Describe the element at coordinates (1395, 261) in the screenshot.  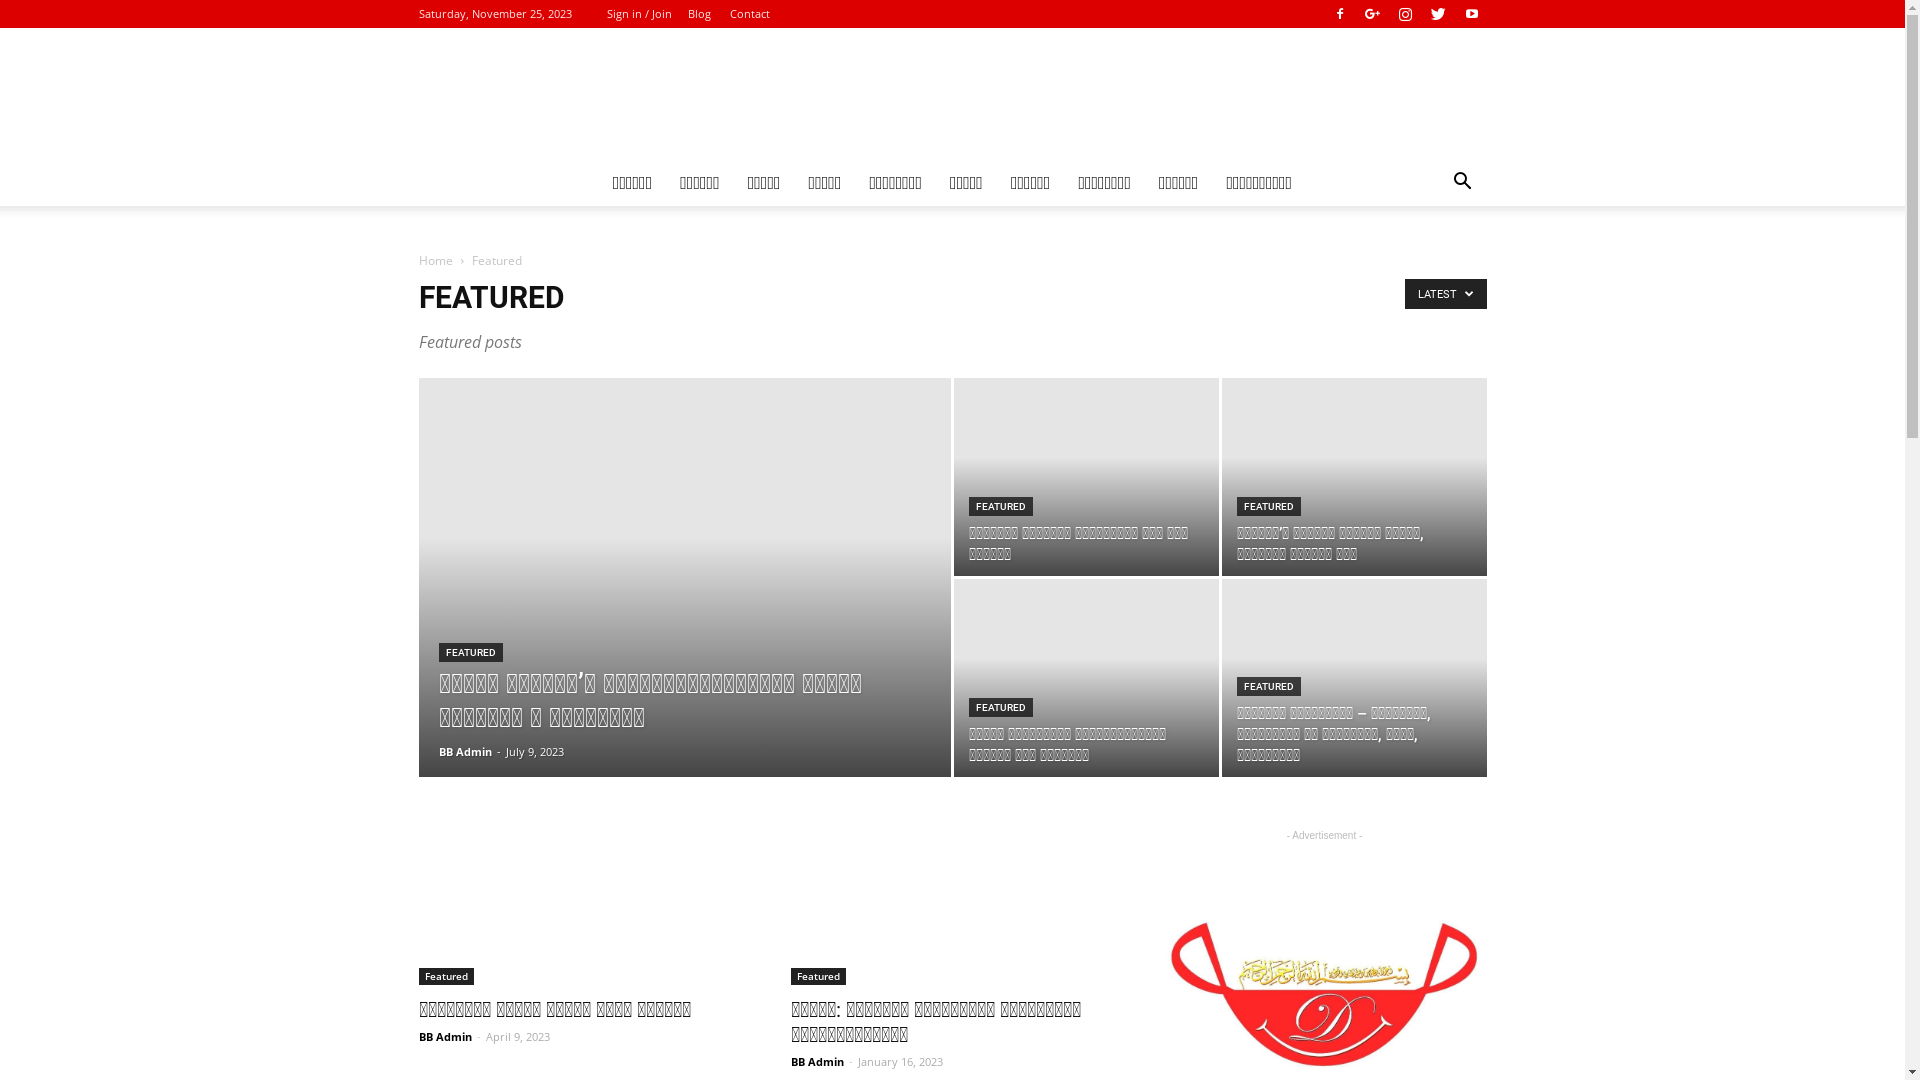
I see `'Search'` at that location.